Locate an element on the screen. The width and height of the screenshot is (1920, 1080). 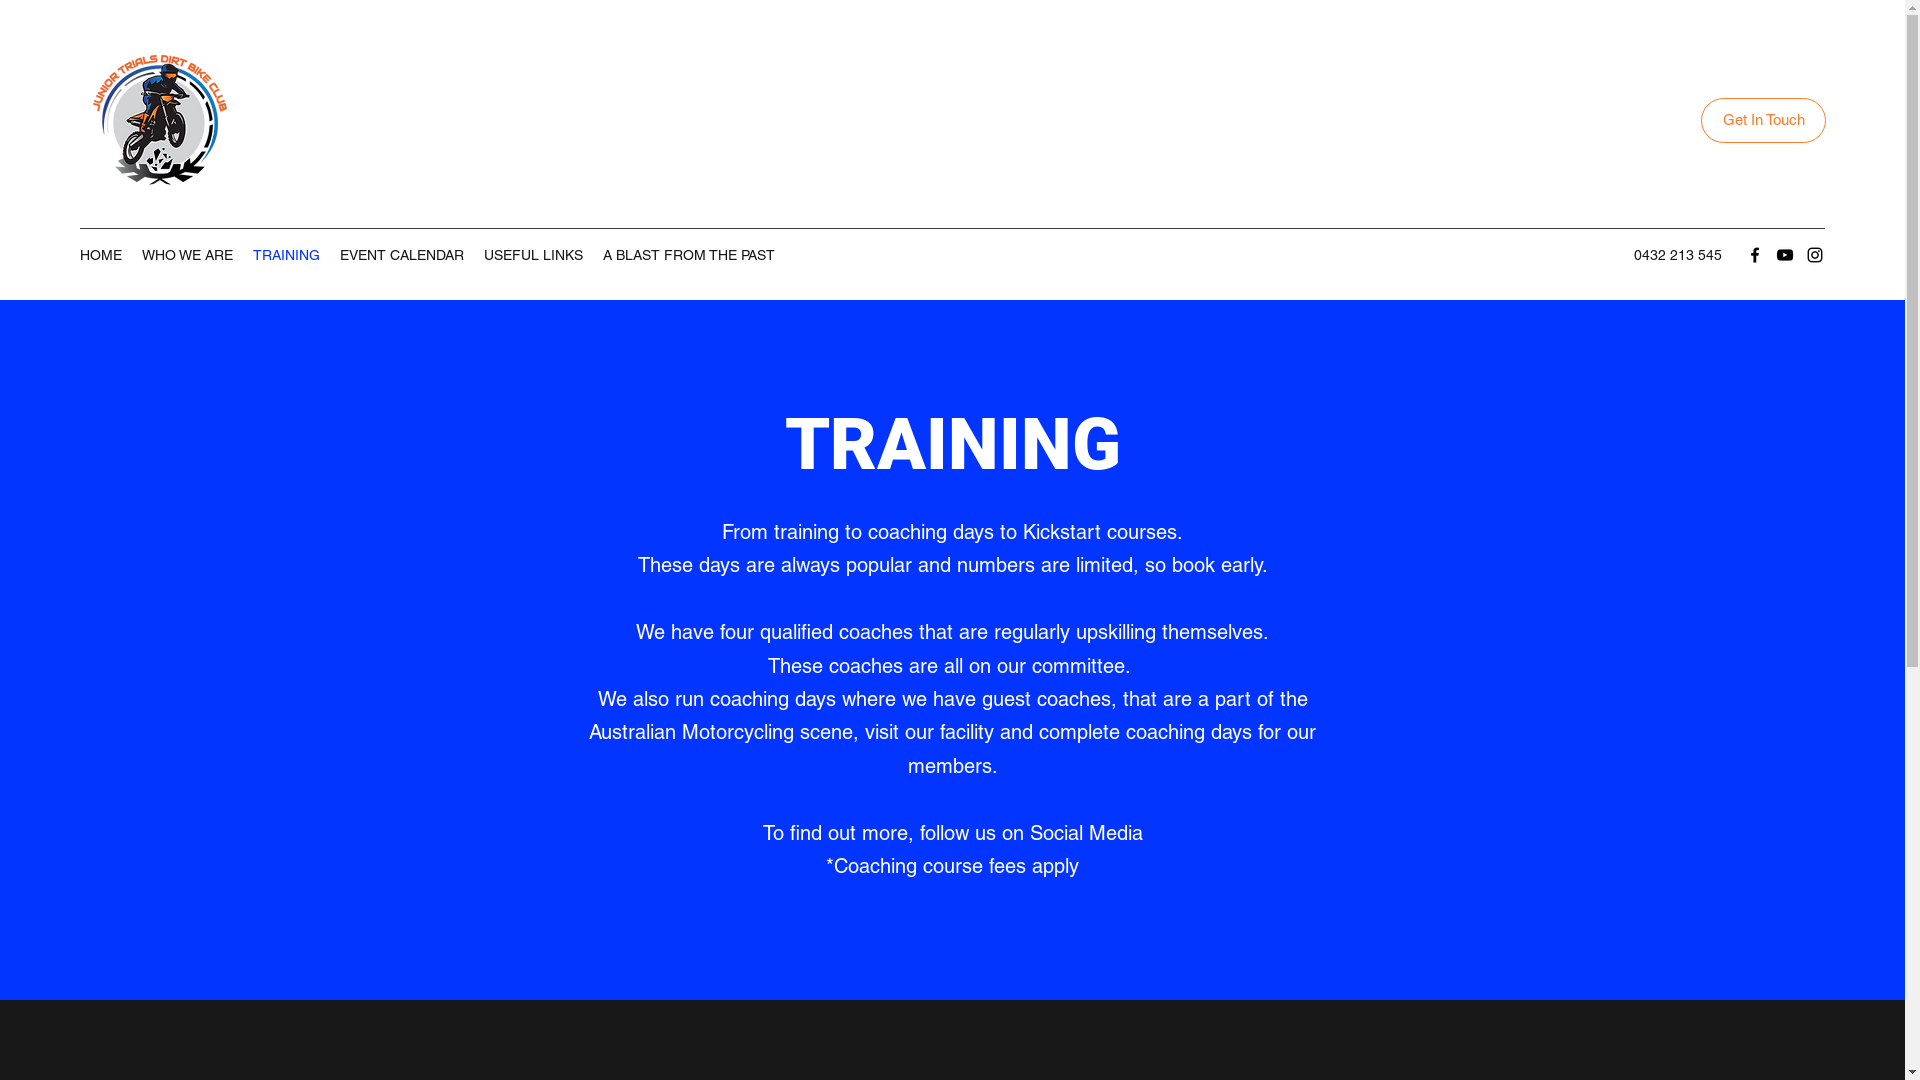
'A BLAST FROM THE PAST' is located at coordinates (689, 253).